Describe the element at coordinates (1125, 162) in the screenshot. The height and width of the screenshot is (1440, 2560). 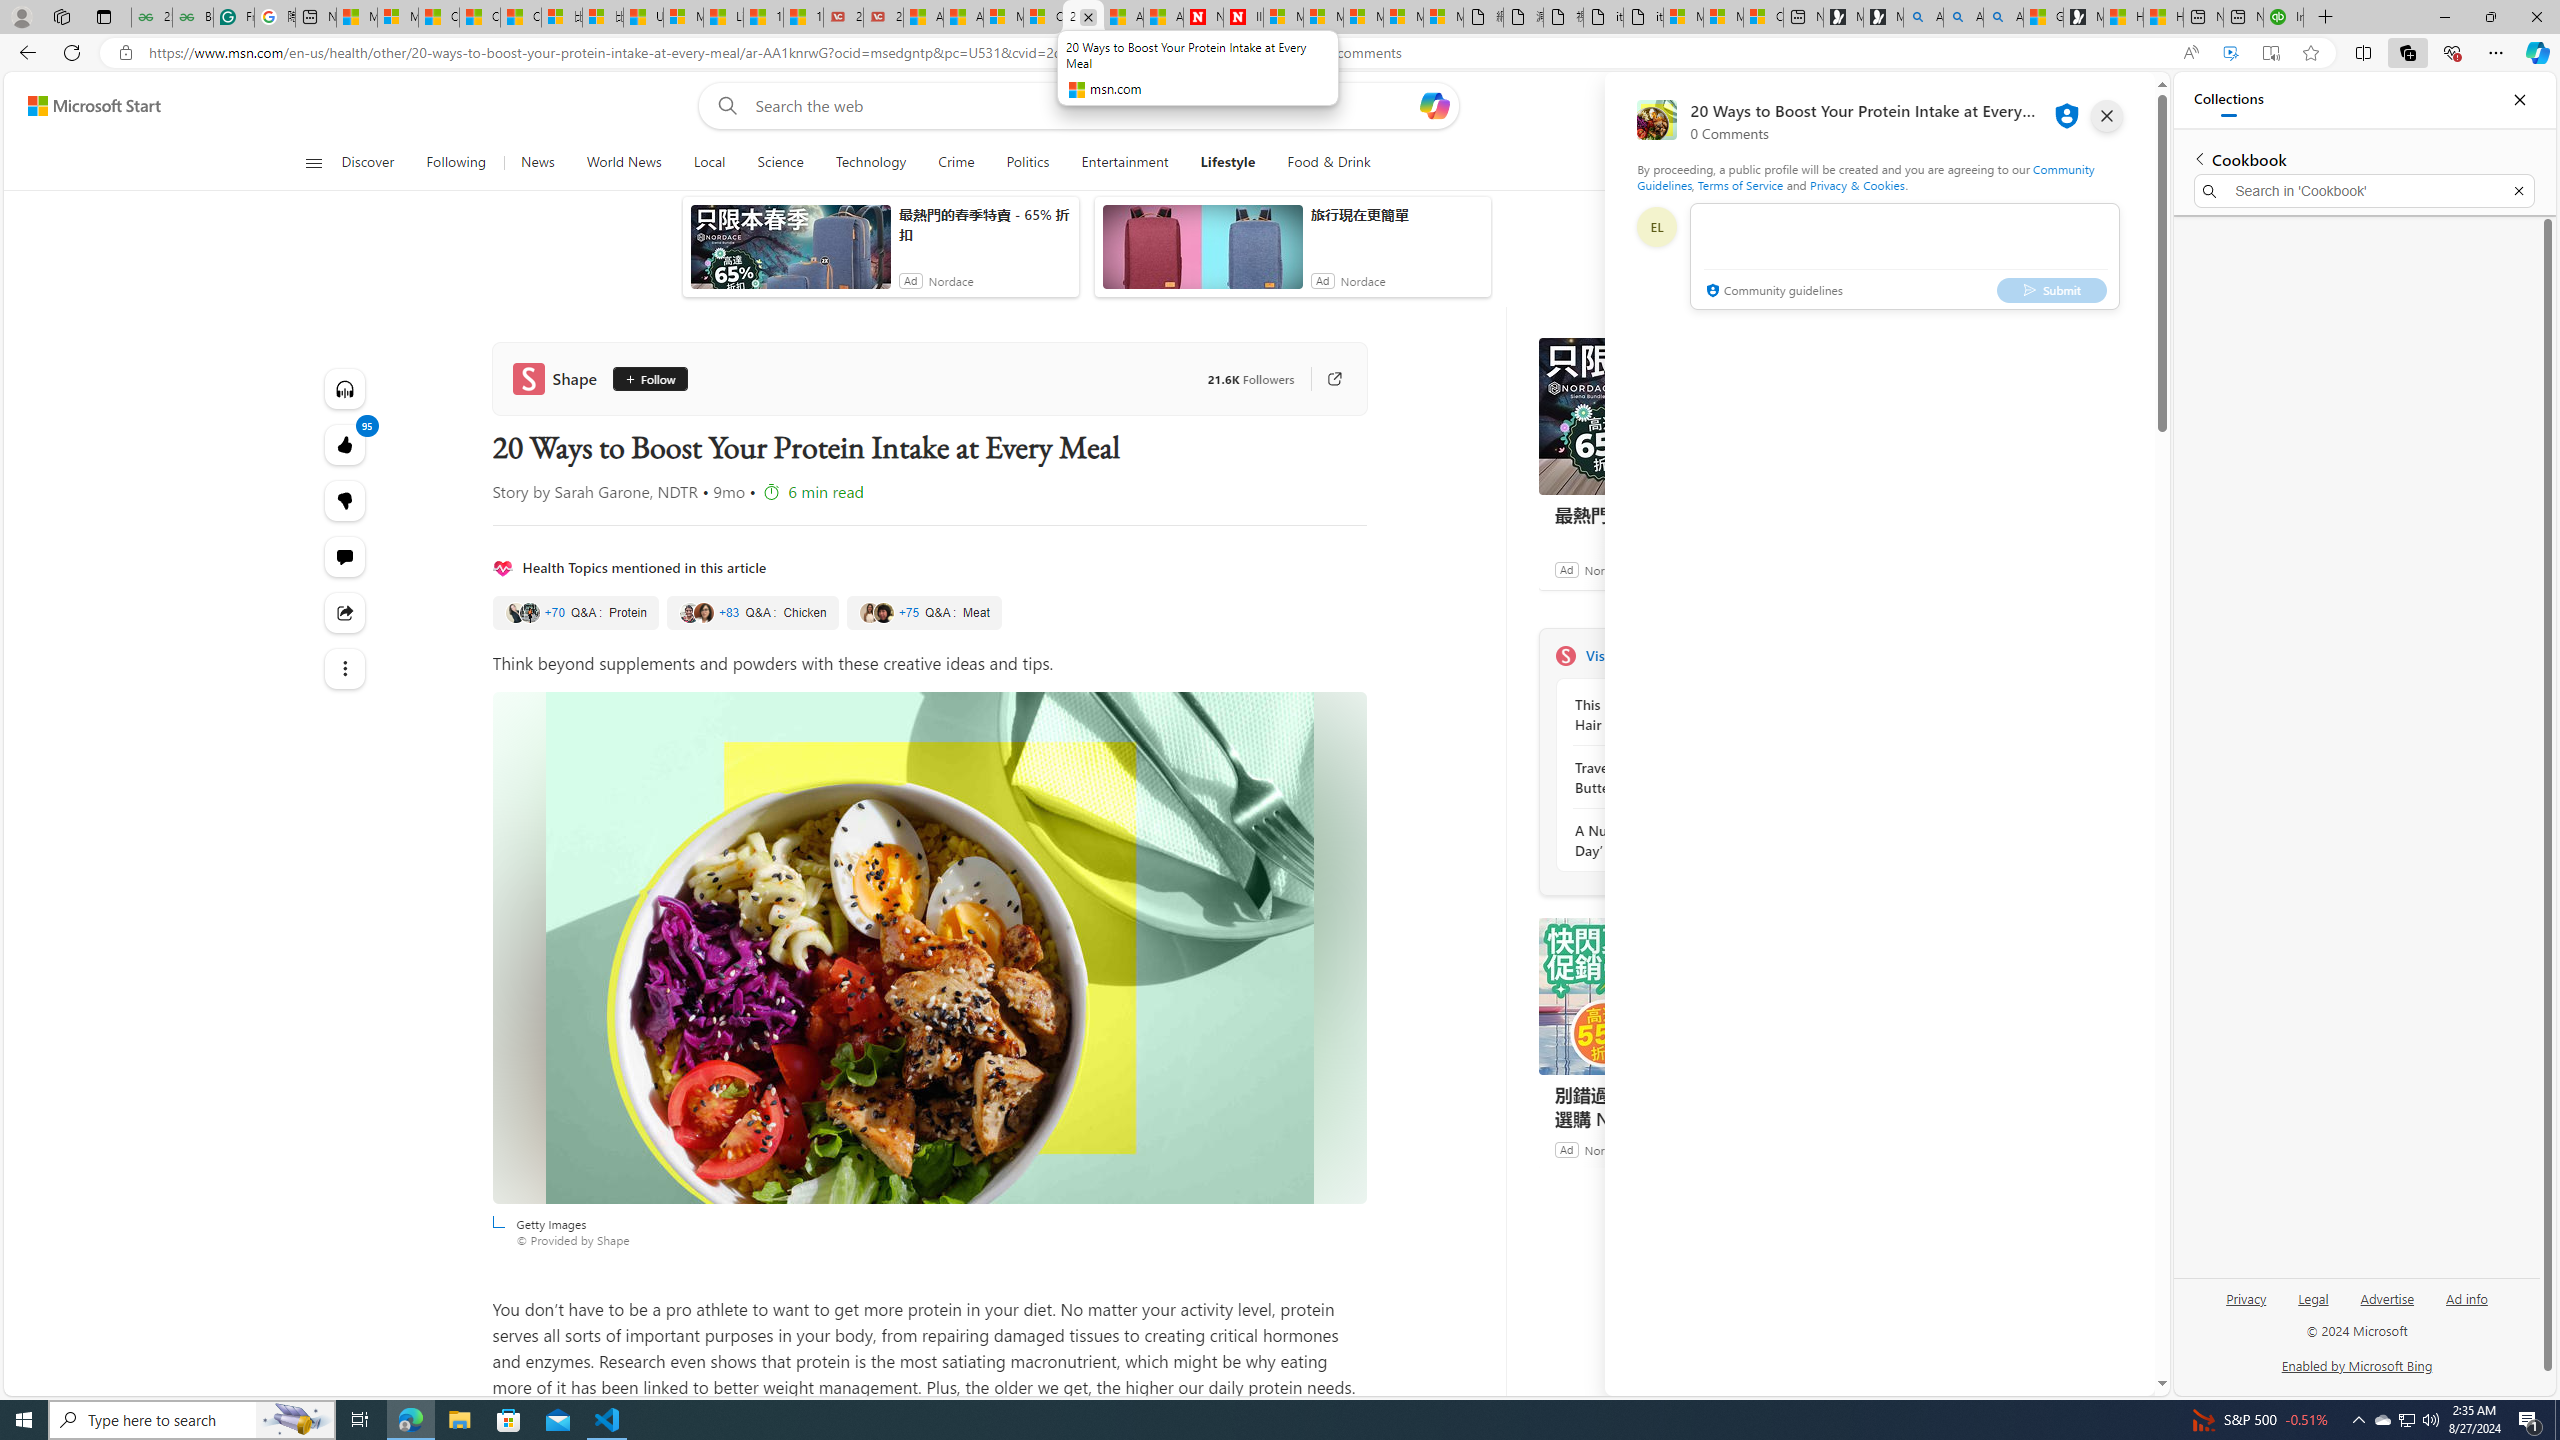
I see `'Entertainment'` at that location.